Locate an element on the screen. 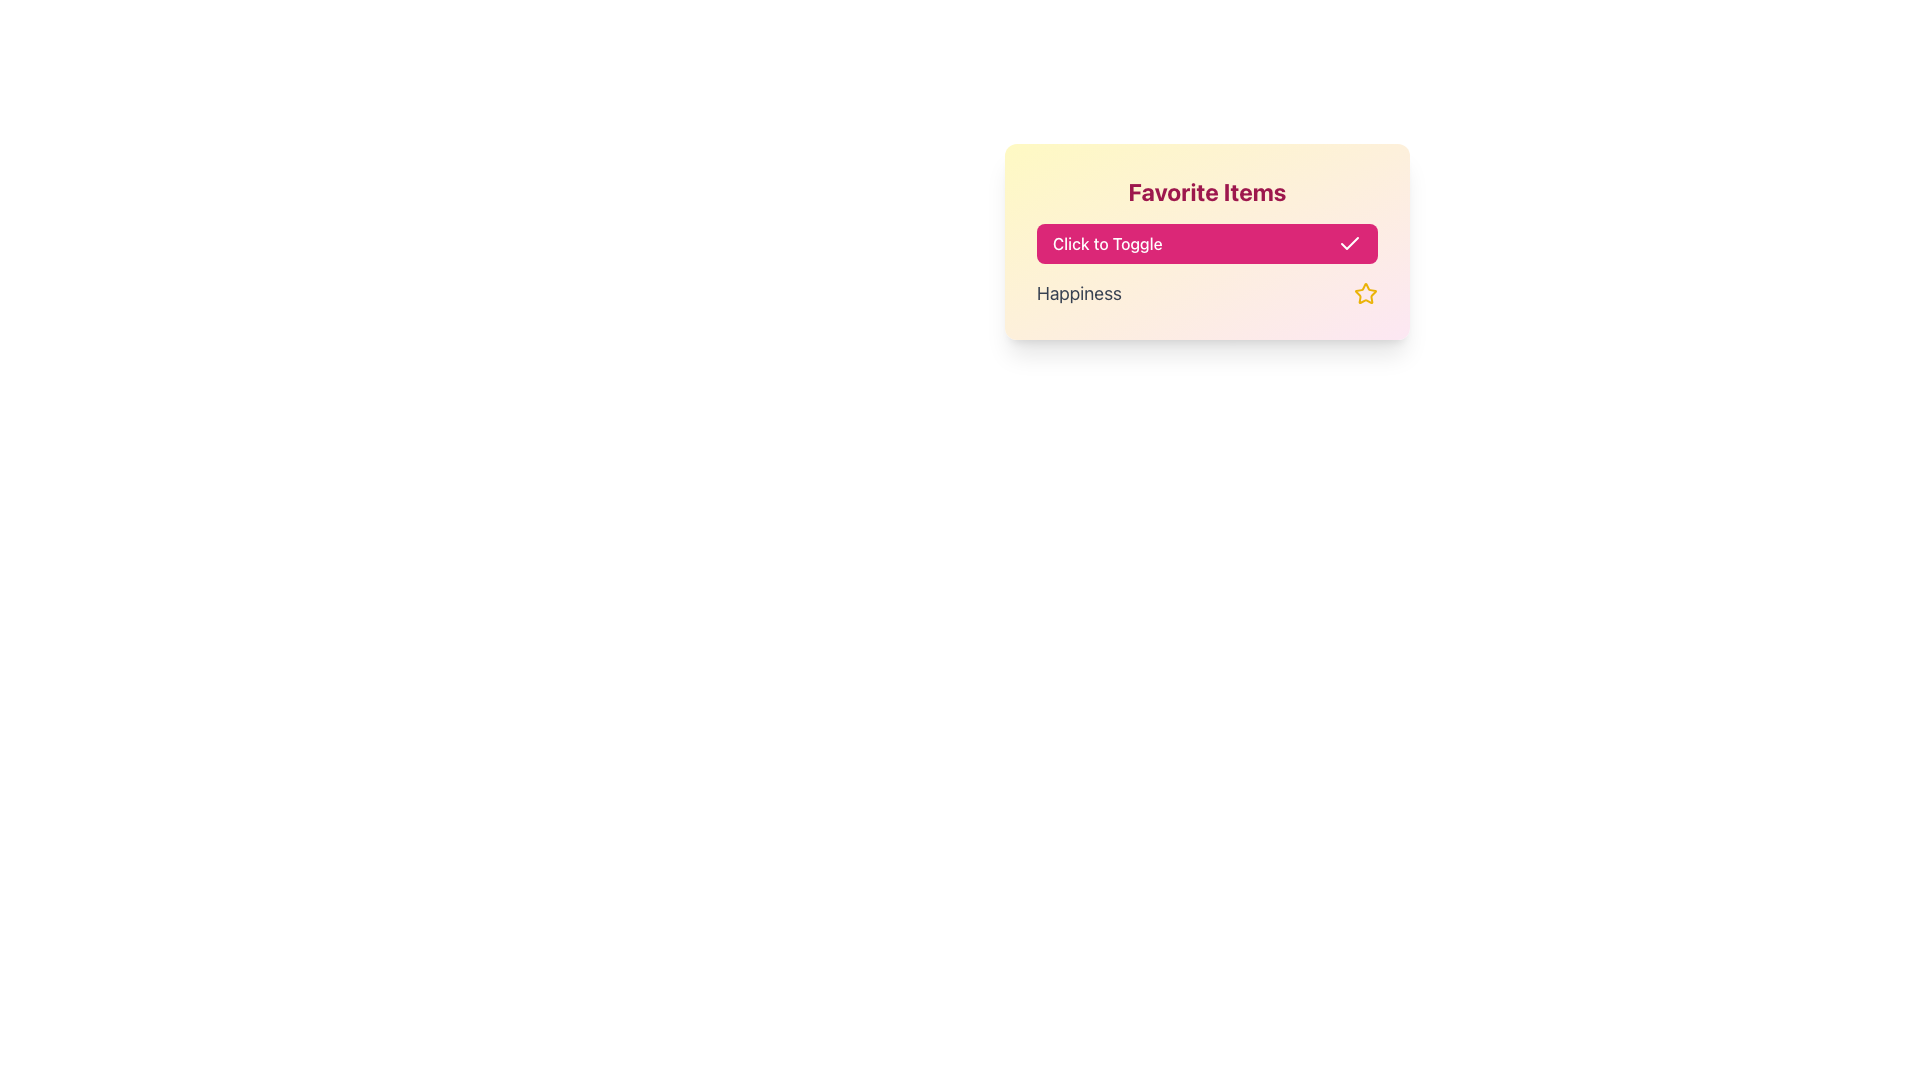 Image resolution: width=1920 pixels, height=1080 pixels. the star icon located is located at coordinates (1365, 293).